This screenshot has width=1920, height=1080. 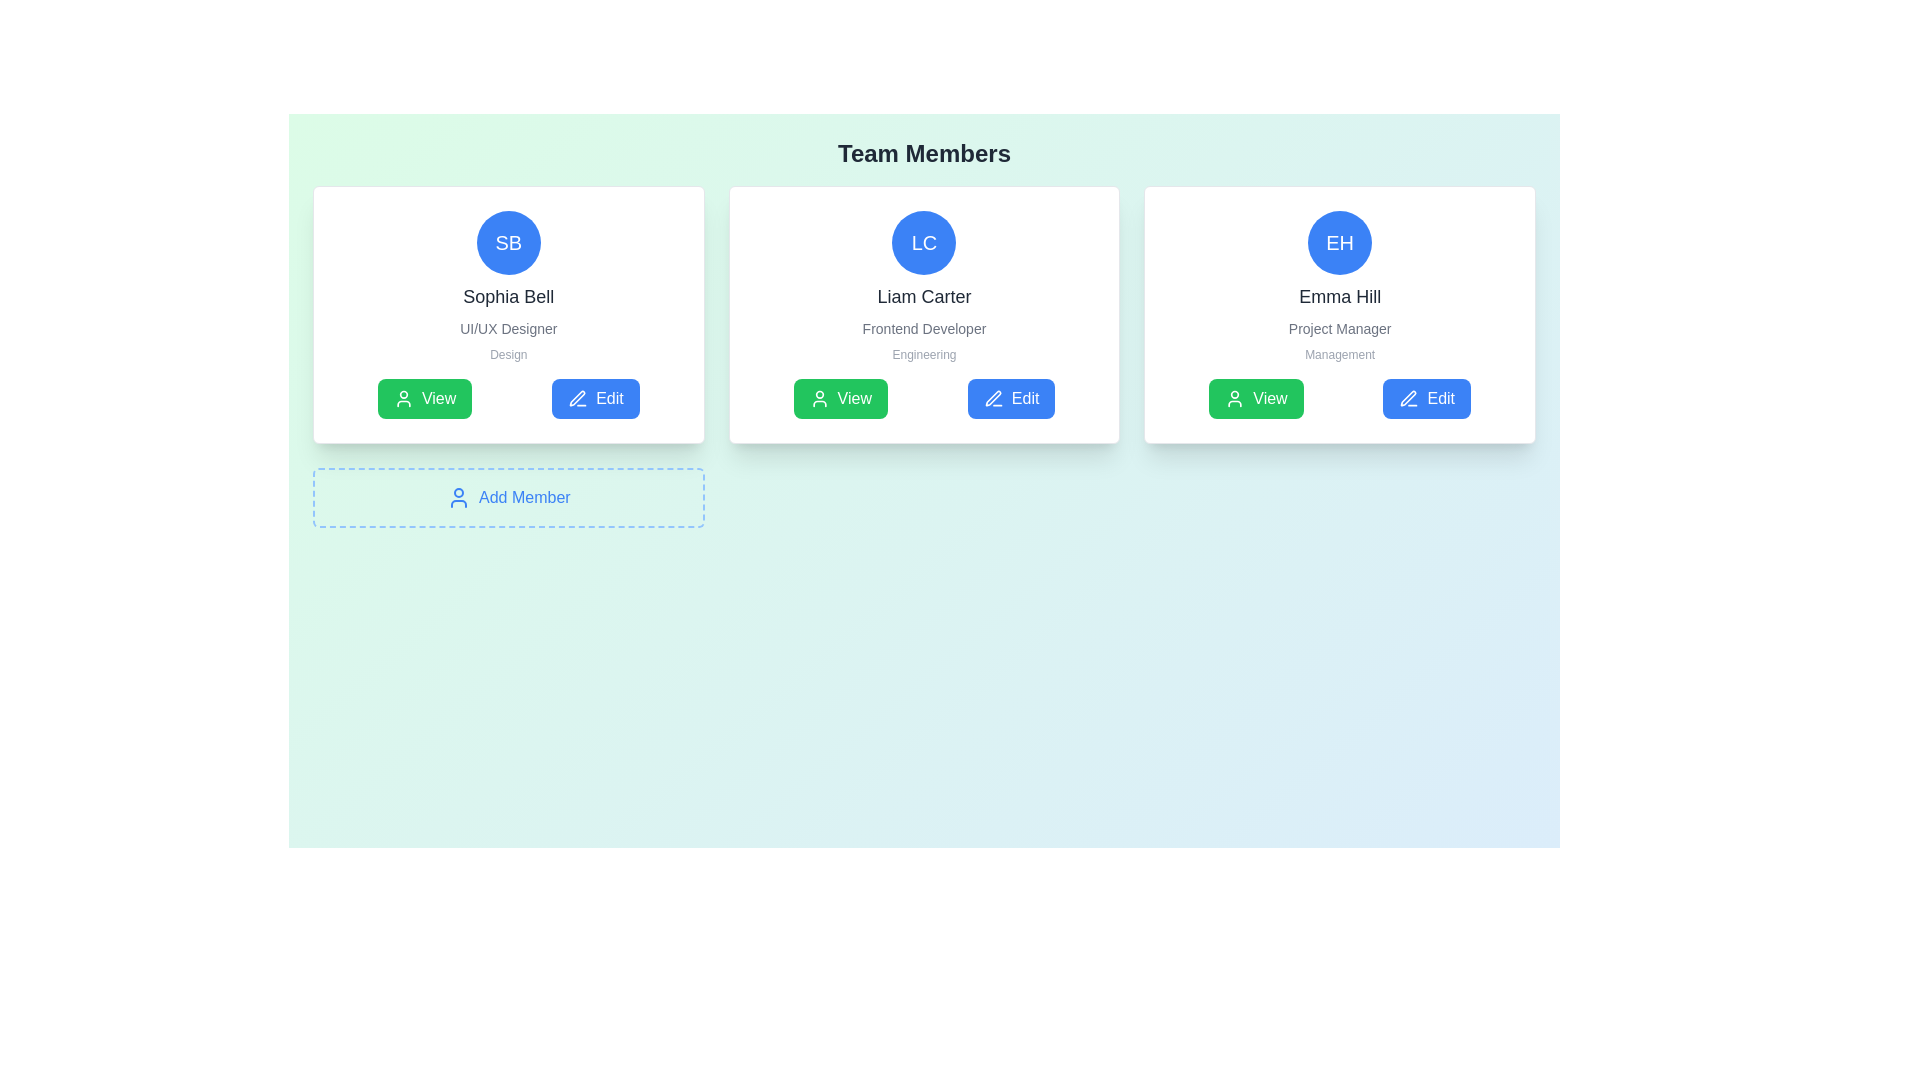 What do you see at coordinates (840, 398) in the screenshot?
I see `the 'View' button located in the lower-left corner of the middle card in a three-card layout` at bounding box center [840, 398].